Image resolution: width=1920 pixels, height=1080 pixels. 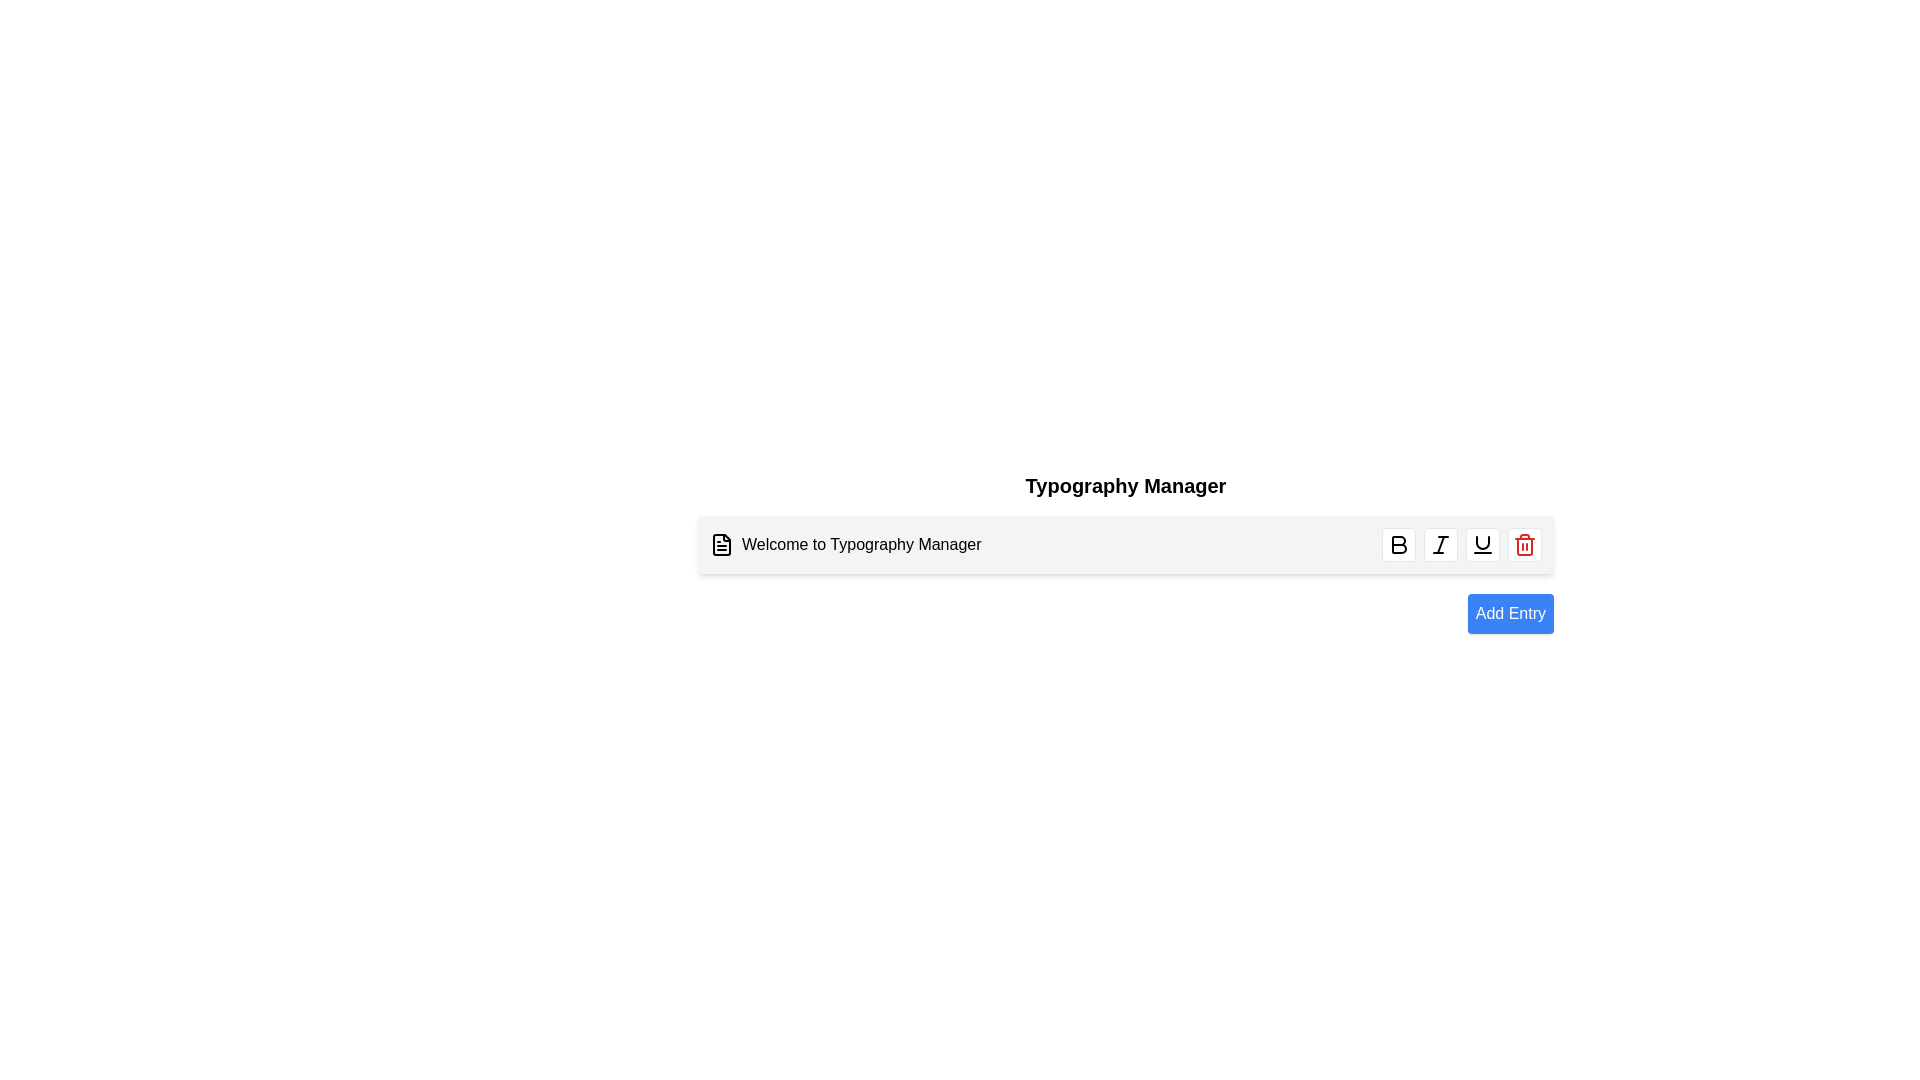 What do you see at coordinates (1440, 544) in the screenshot?
I see `the toggle button for applying or removing italic styling to text in the rich-text editor, located as the second icon from left to right in a sequence of four formatting controls` at bounding box center [1440, 544].